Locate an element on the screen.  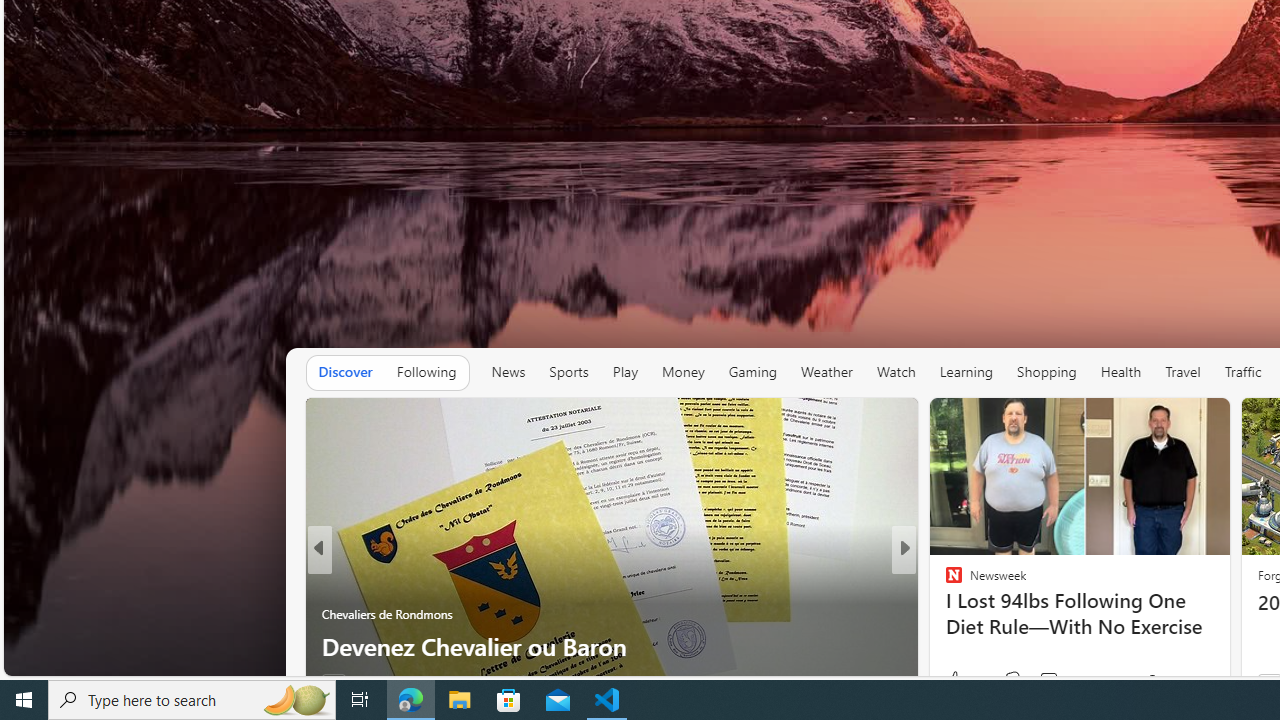
'Start the conversation' is located at coordinates (1036, 680).